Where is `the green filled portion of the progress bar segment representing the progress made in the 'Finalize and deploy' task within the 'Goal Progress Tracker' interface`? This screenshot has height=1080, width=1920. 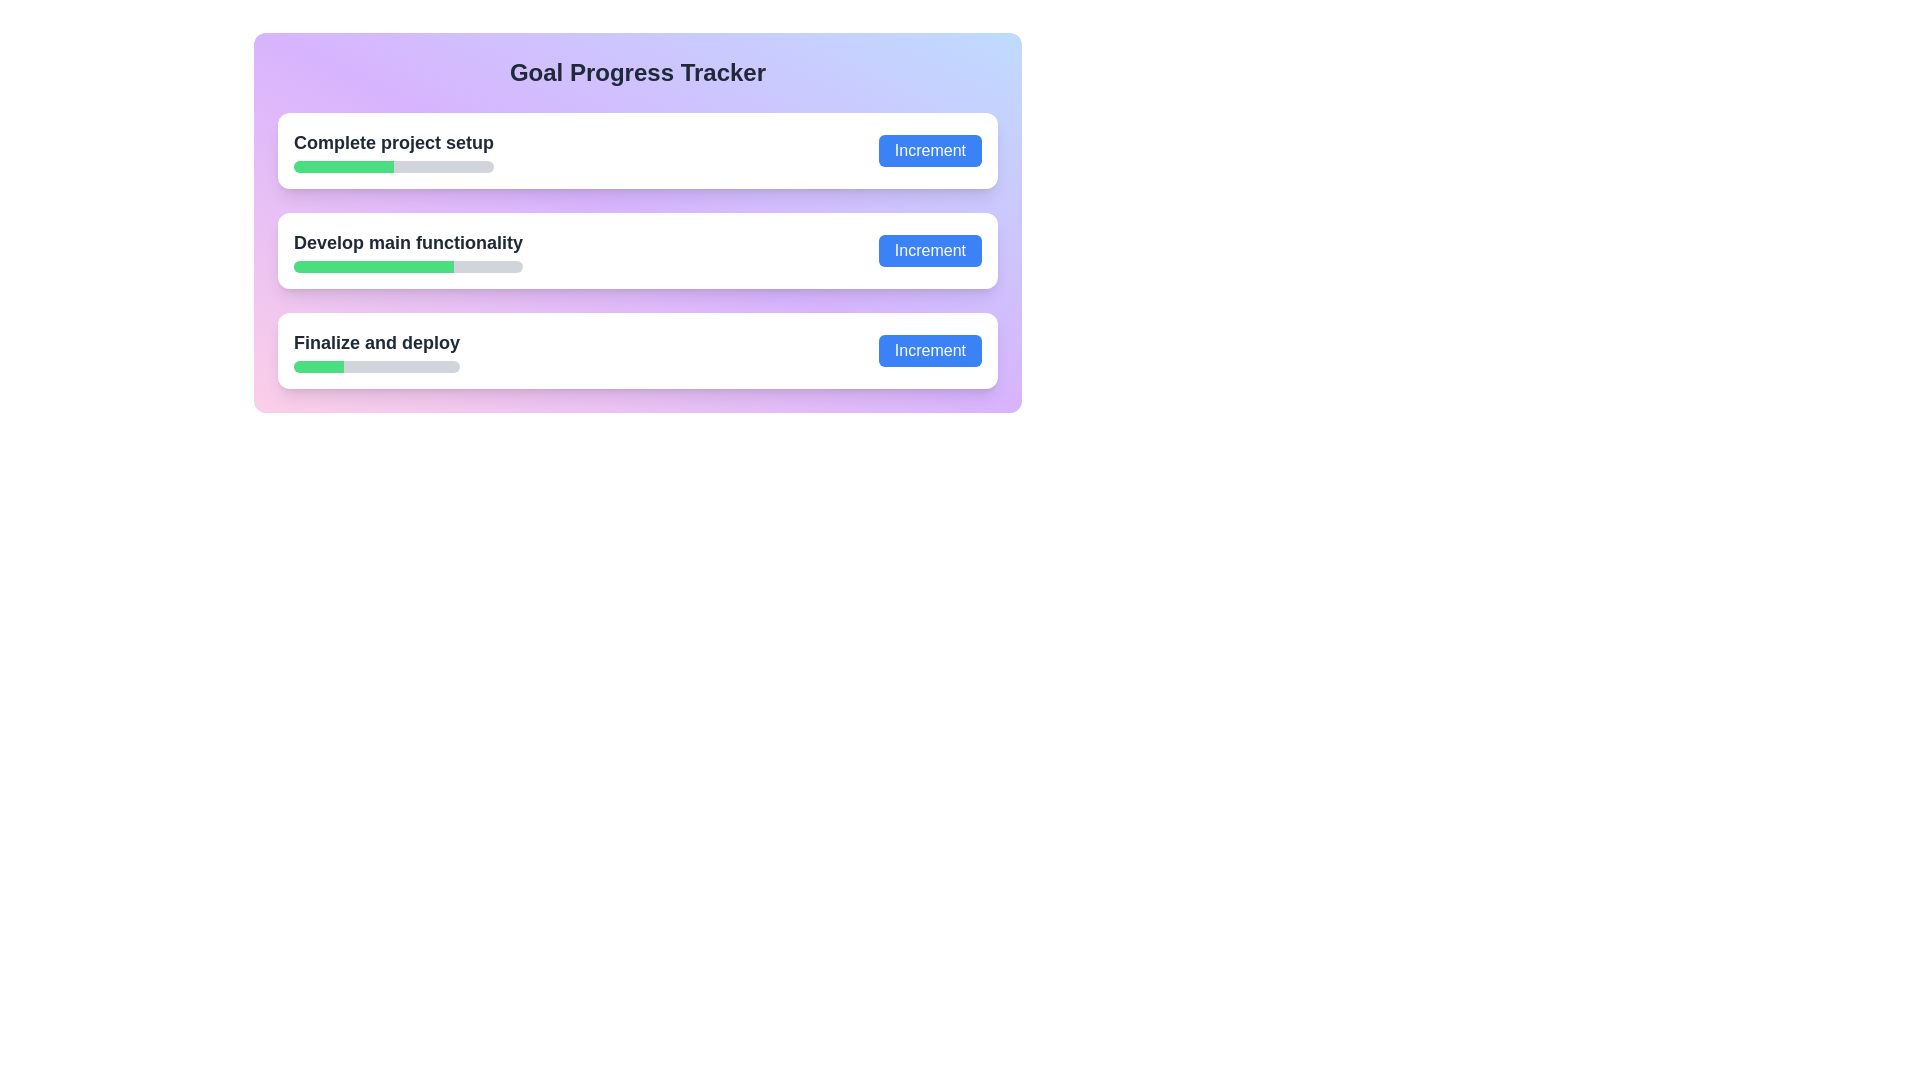 the green filled portion of the progress bar segment representing the progress made in the 'Finalize and deploy' task within the 'Goal Progress Tracker' interface is located at coordinates (317, 366).